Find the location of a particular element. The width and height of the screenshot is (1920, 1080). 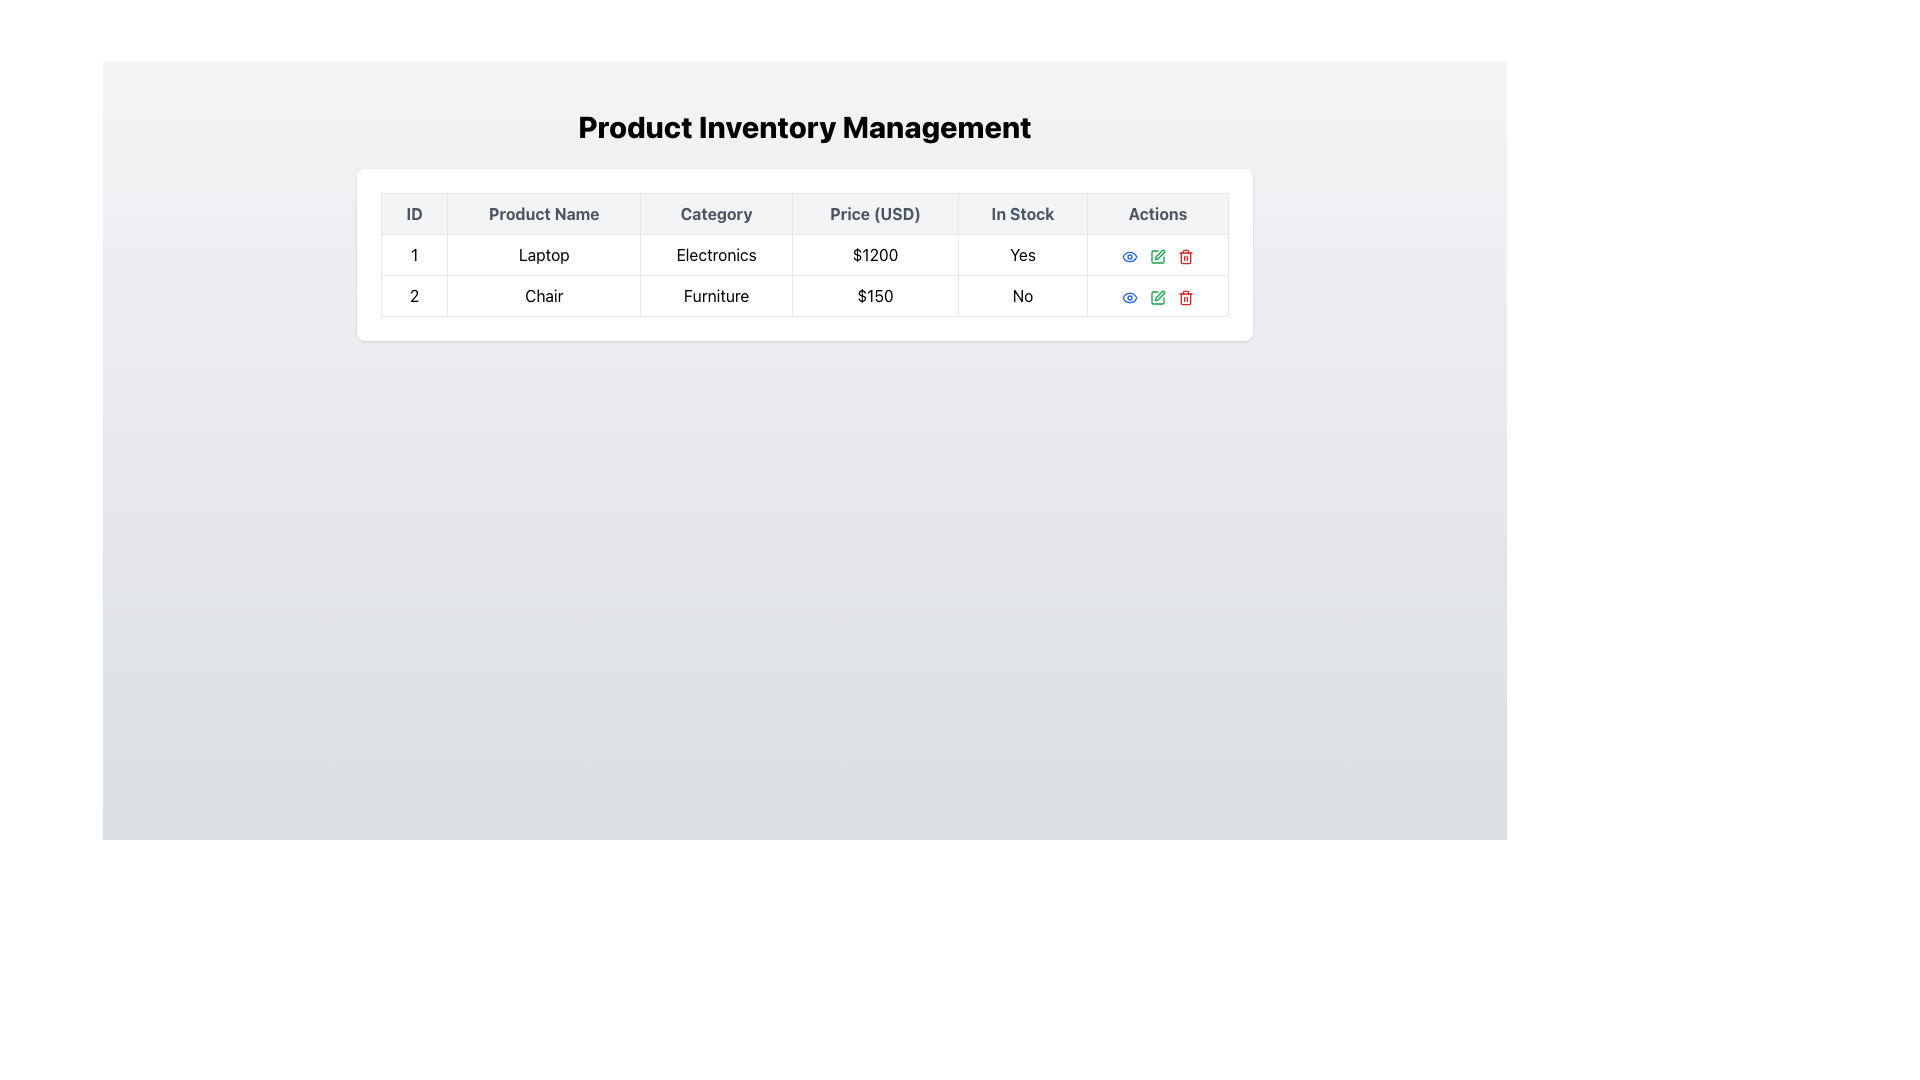

the second column header of the table that contains product names is located at coordinates (544, 213).